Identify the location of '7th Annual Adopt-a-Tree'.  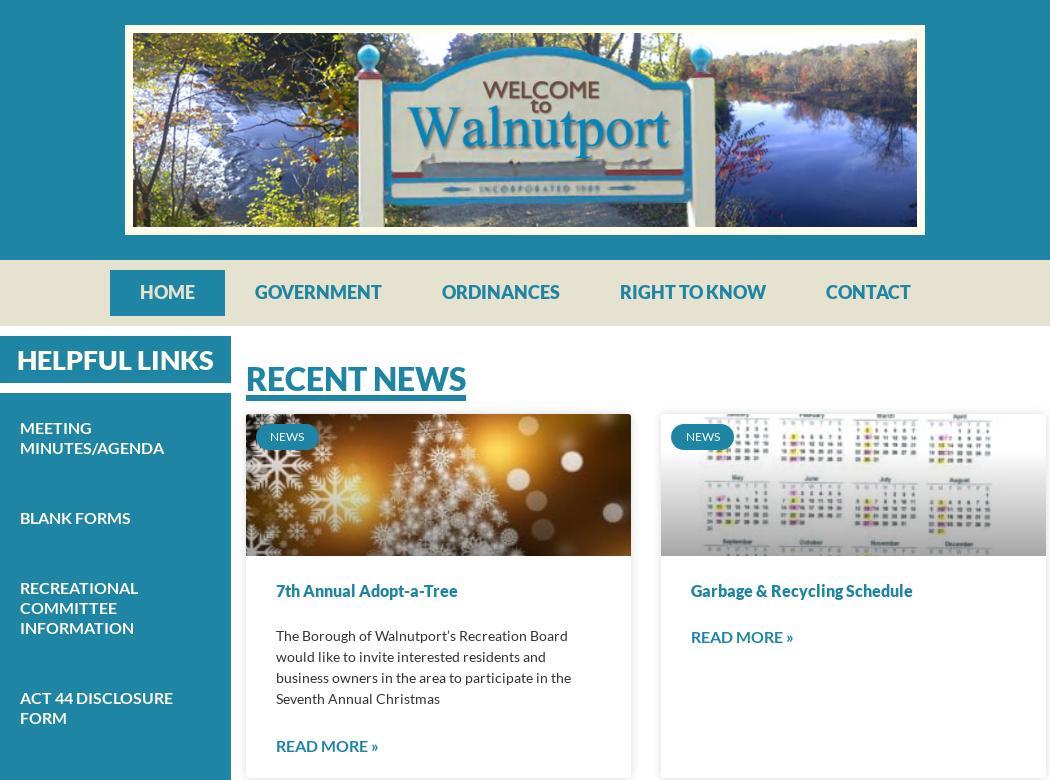
(365, 590).